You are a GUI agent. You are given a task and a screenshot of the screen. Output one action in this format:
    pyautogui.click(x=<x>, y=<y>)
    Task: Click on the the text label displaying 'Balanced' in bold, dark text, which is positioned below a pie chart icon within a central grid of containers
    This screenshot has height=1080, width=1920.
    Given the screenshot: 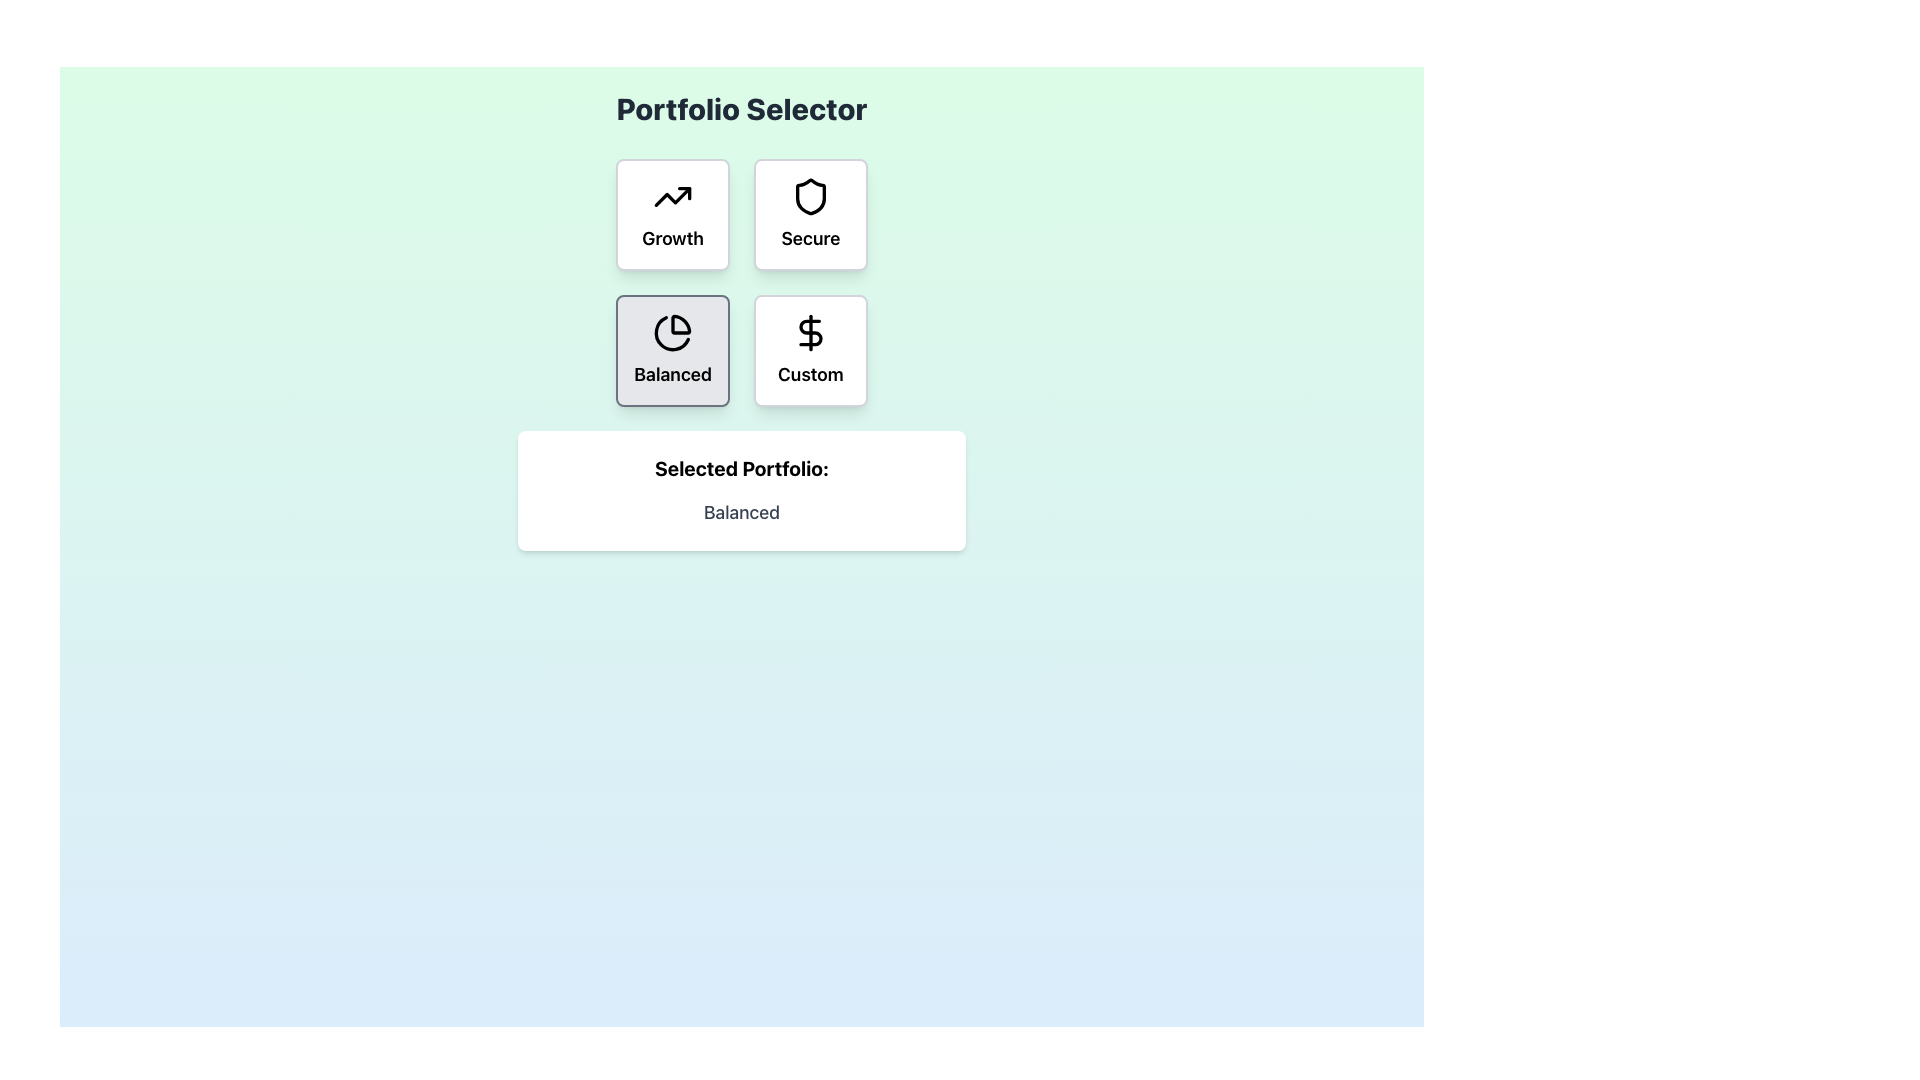 What is the action you would take?
    pyautogui.click(x=673, y=374)
    